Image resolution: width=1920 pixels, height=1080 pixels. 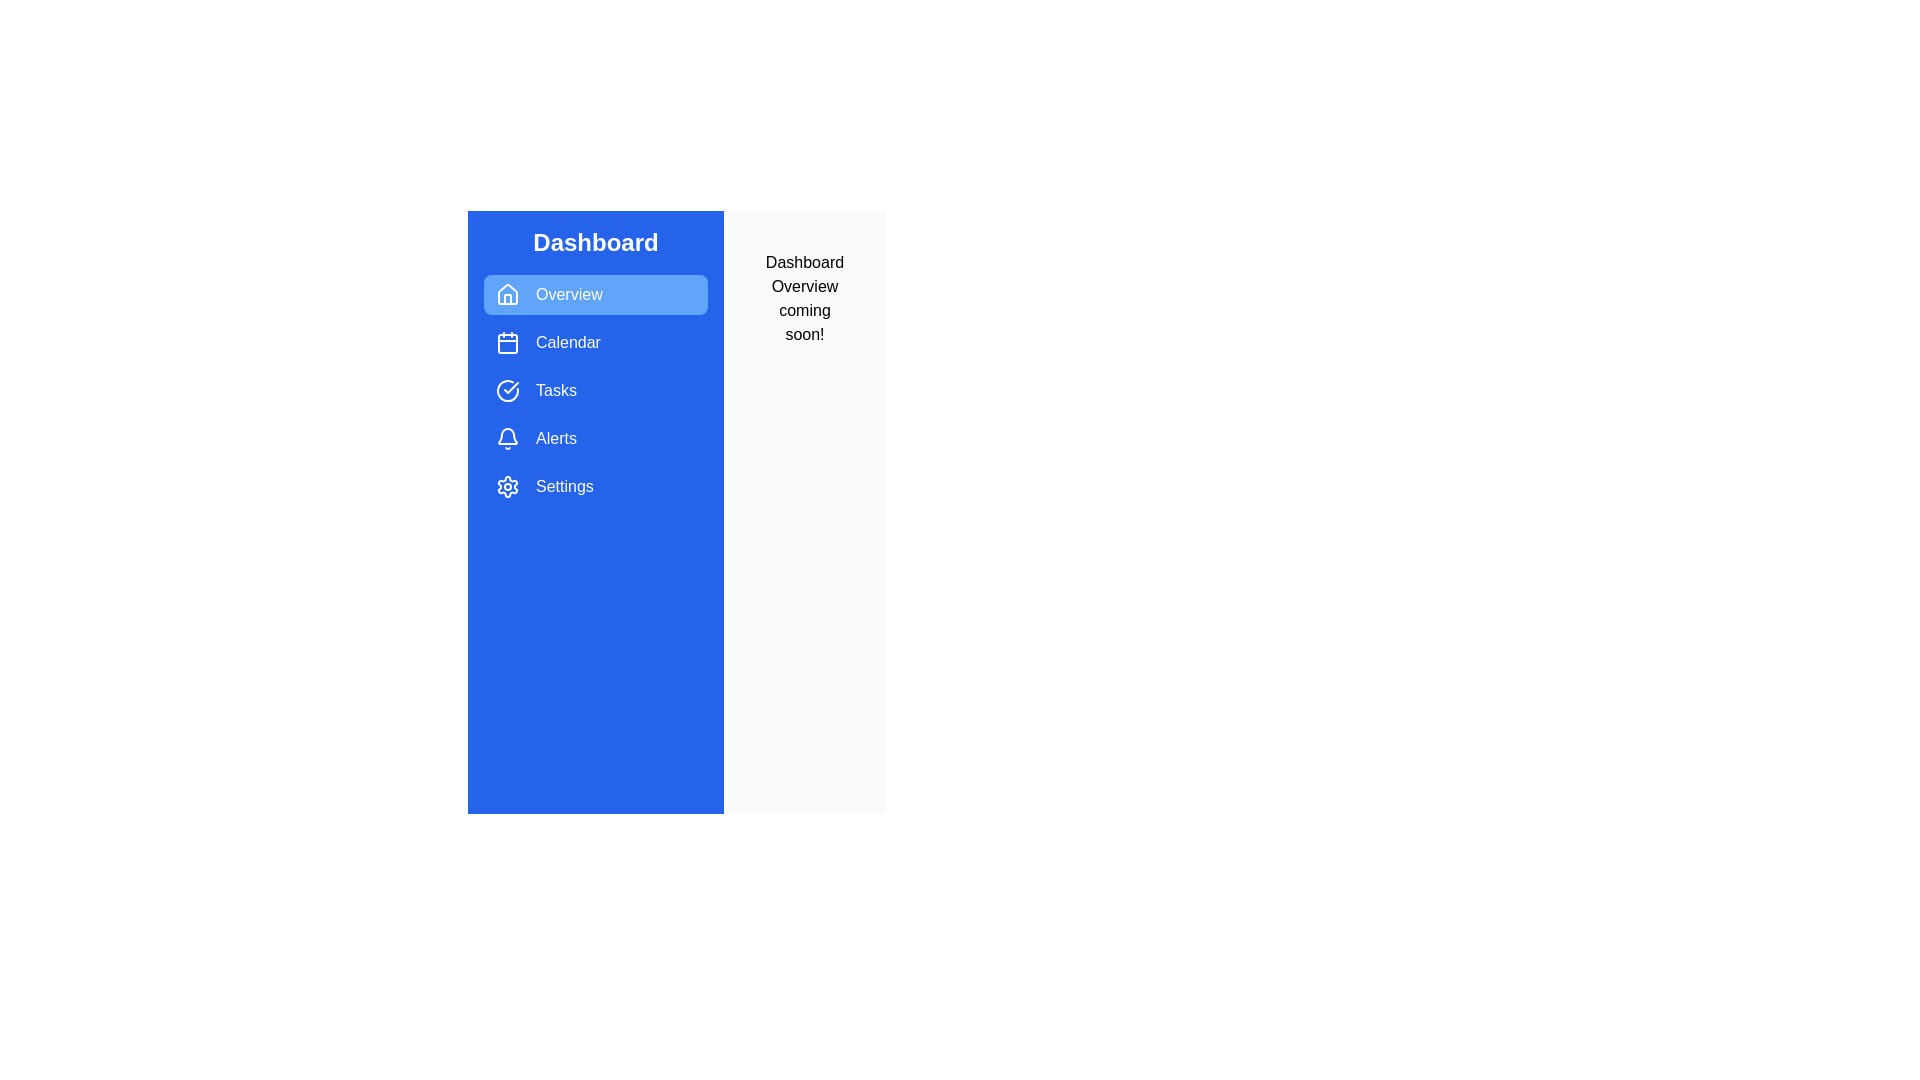 I want to click on the circular checkmark icon in the sidebar navigation menu, so click(x=508, y=390).